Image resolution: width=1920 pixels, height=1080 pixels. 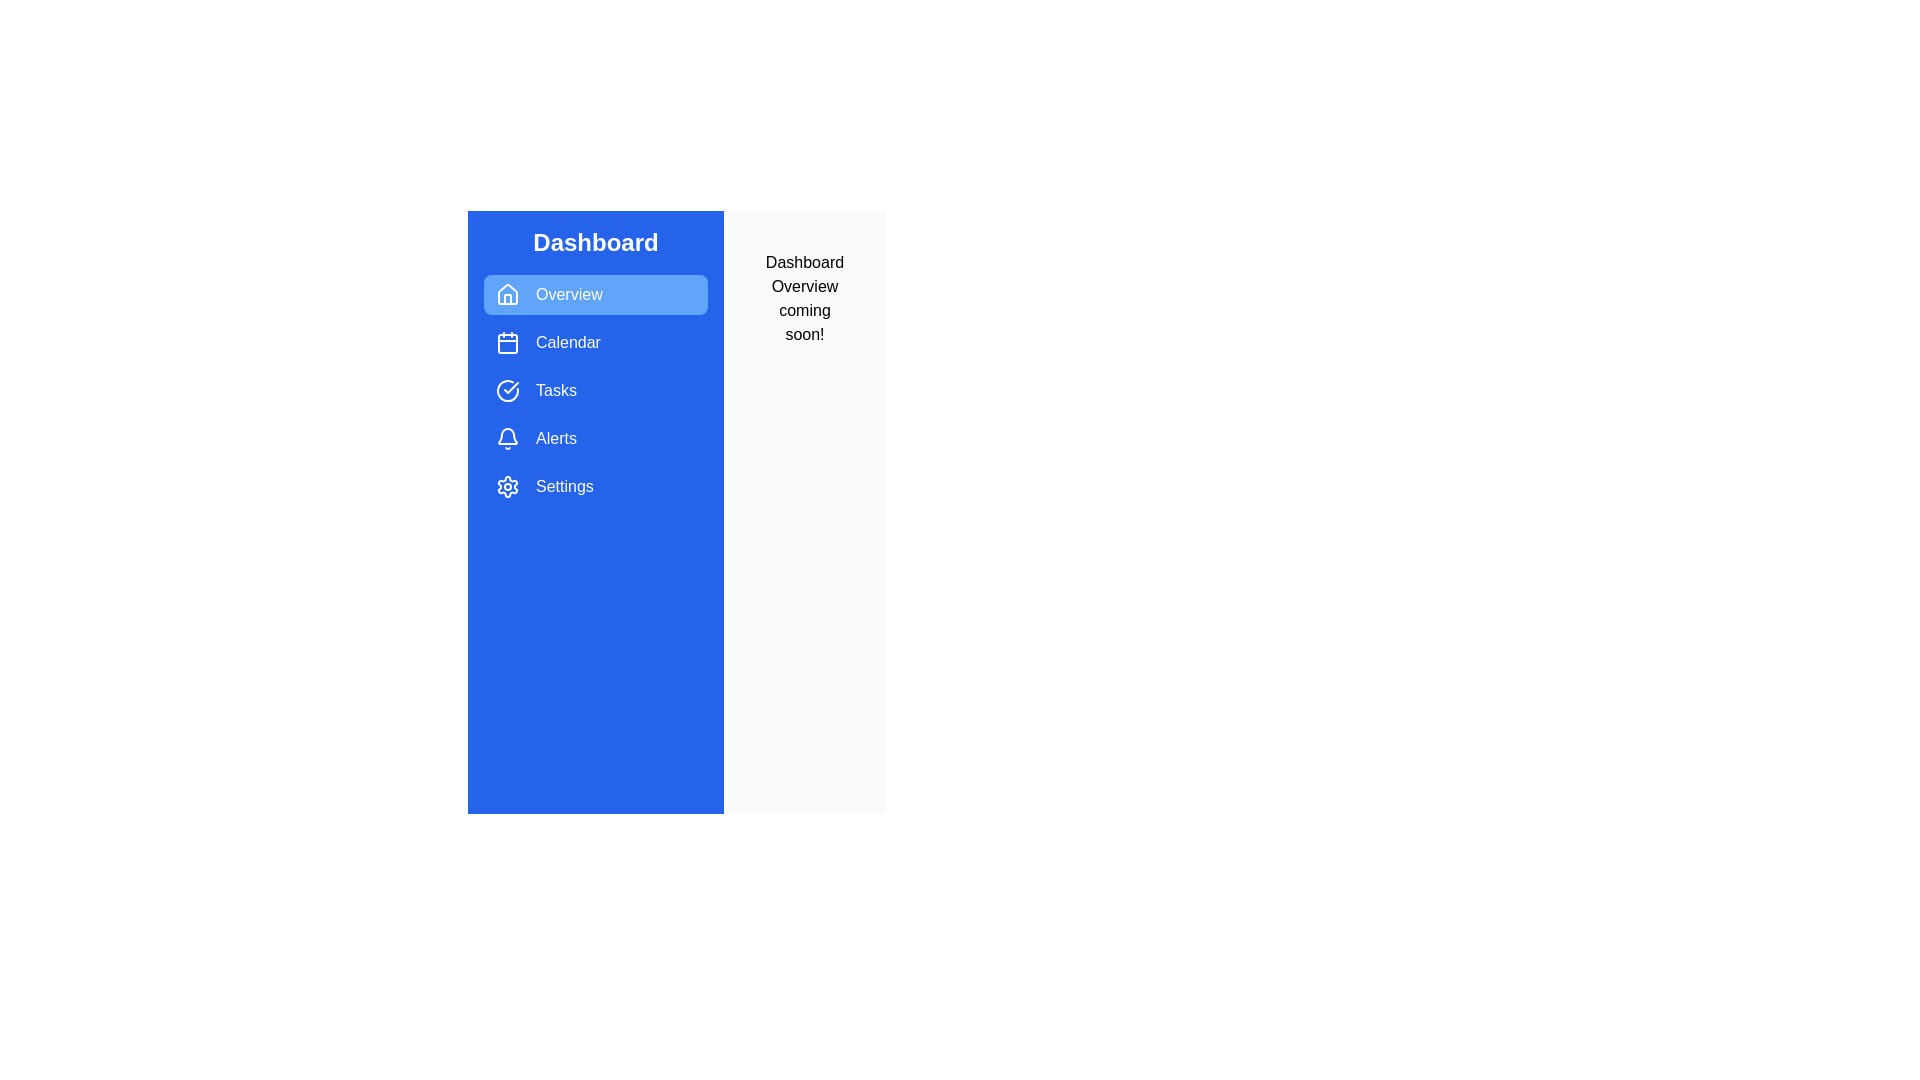 I want to click on the circular checkmark icon in the sidebar navigation menu, so click(x=508, y=390).